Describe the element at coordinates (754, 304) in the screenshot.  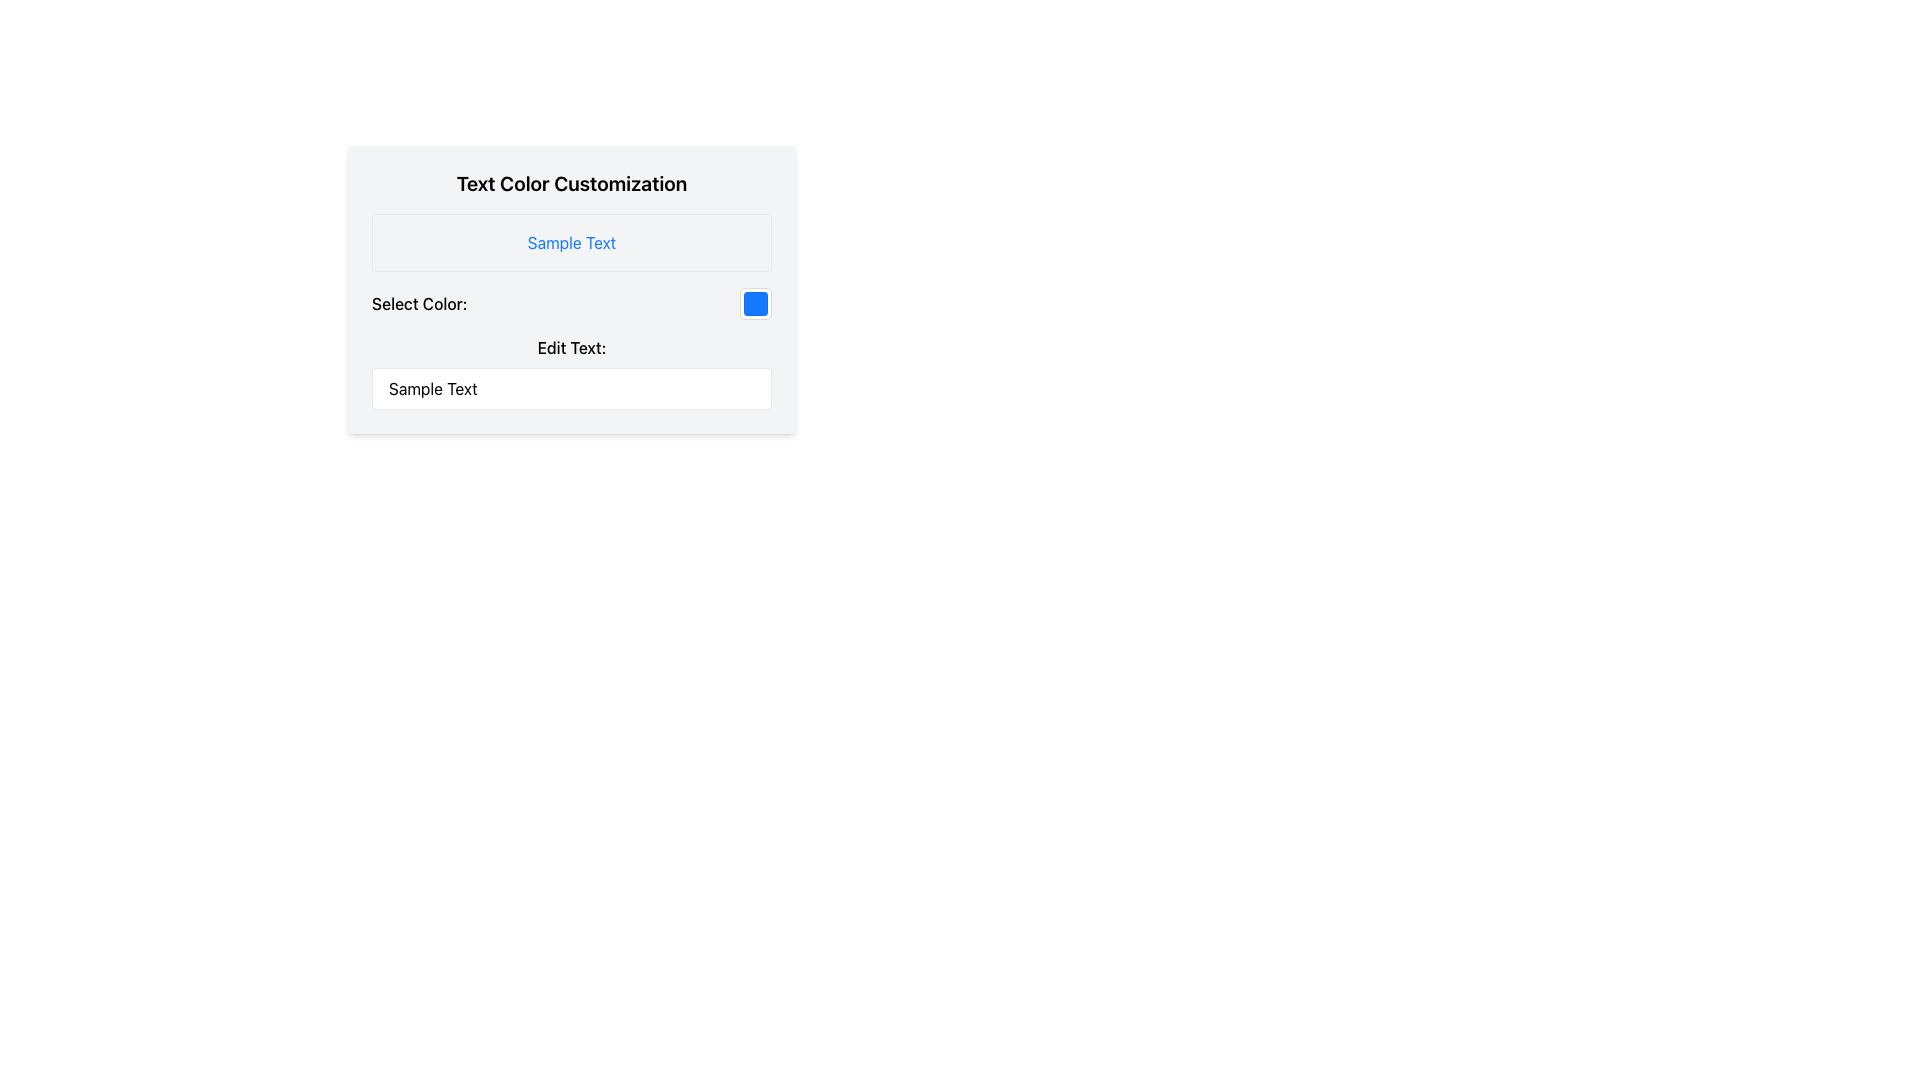
I see `the Color preview swatch located to the right of the 'Select Color:' label` at that location.